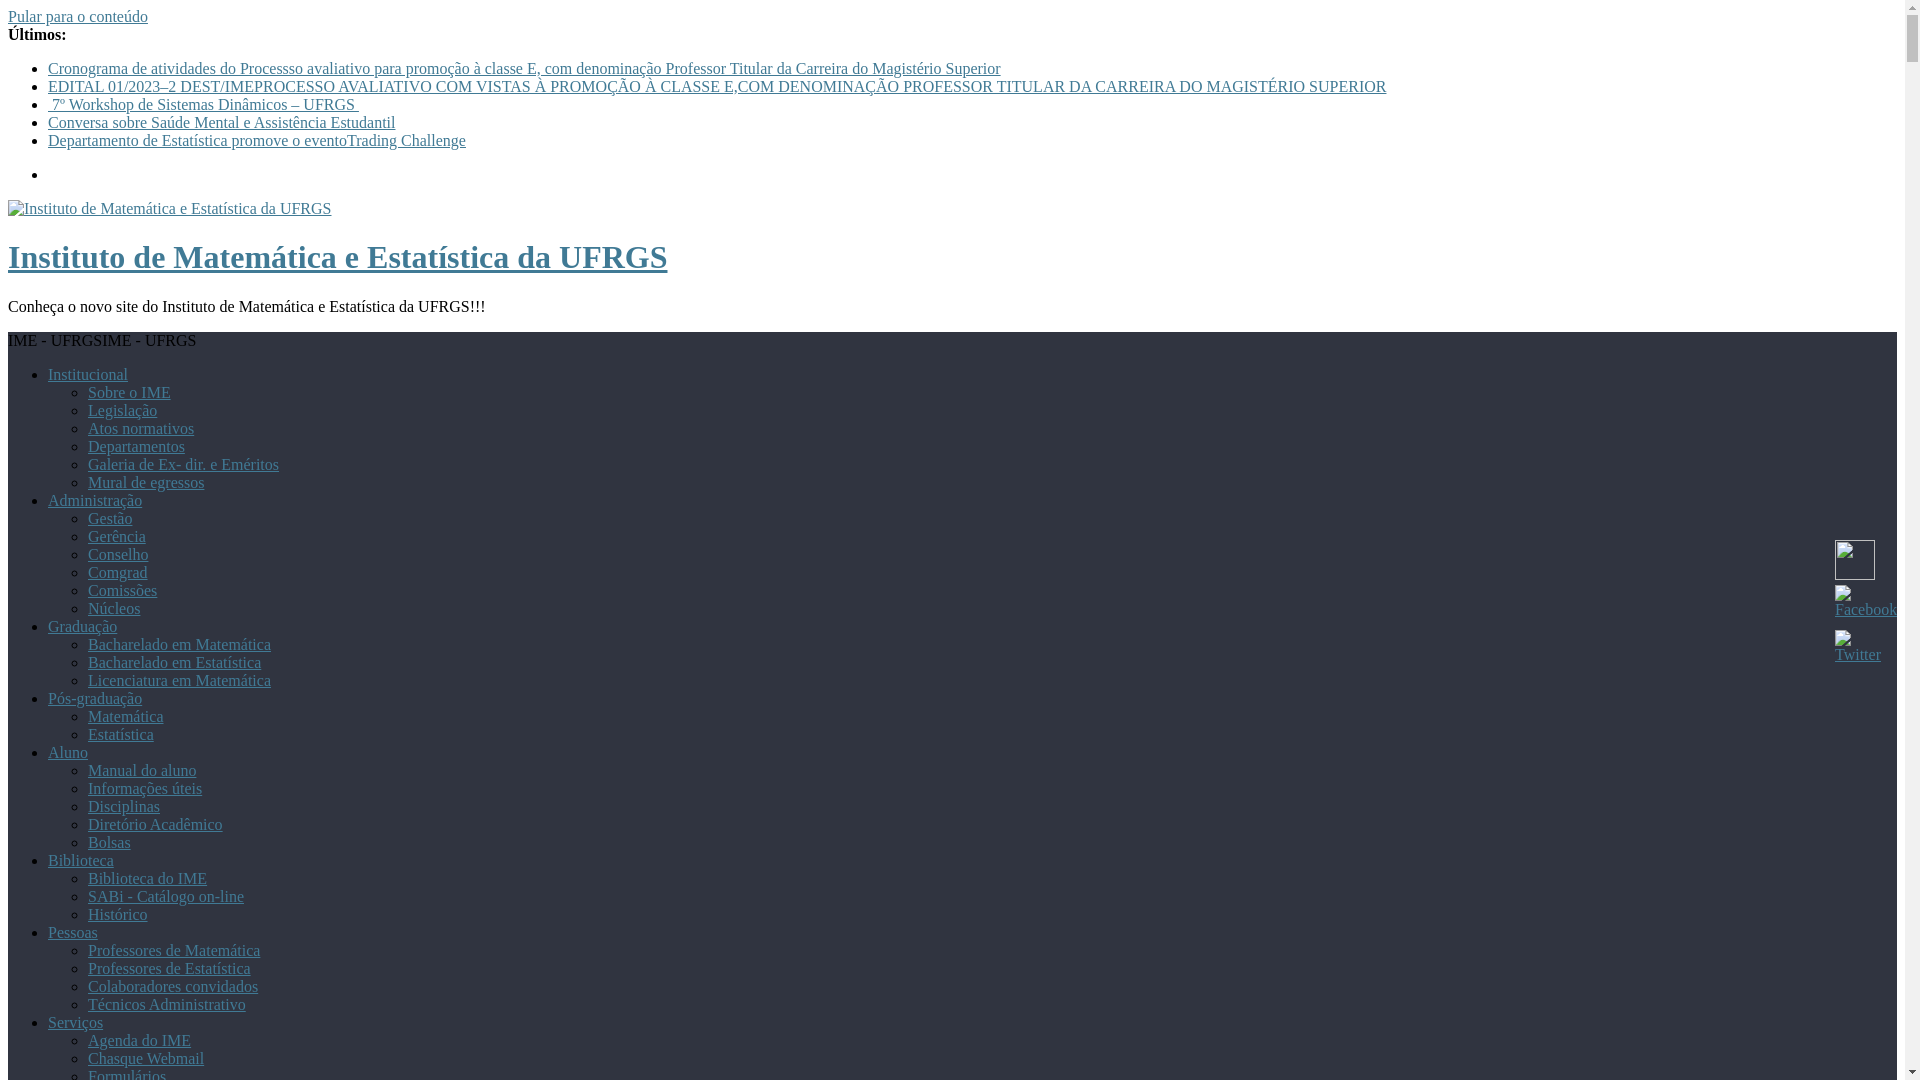 The image size is (1920, 1080). What do you see at coordinates (72, 932) in the screenshot?
I see `'Pessoas'` at bounding box center [72, 932].